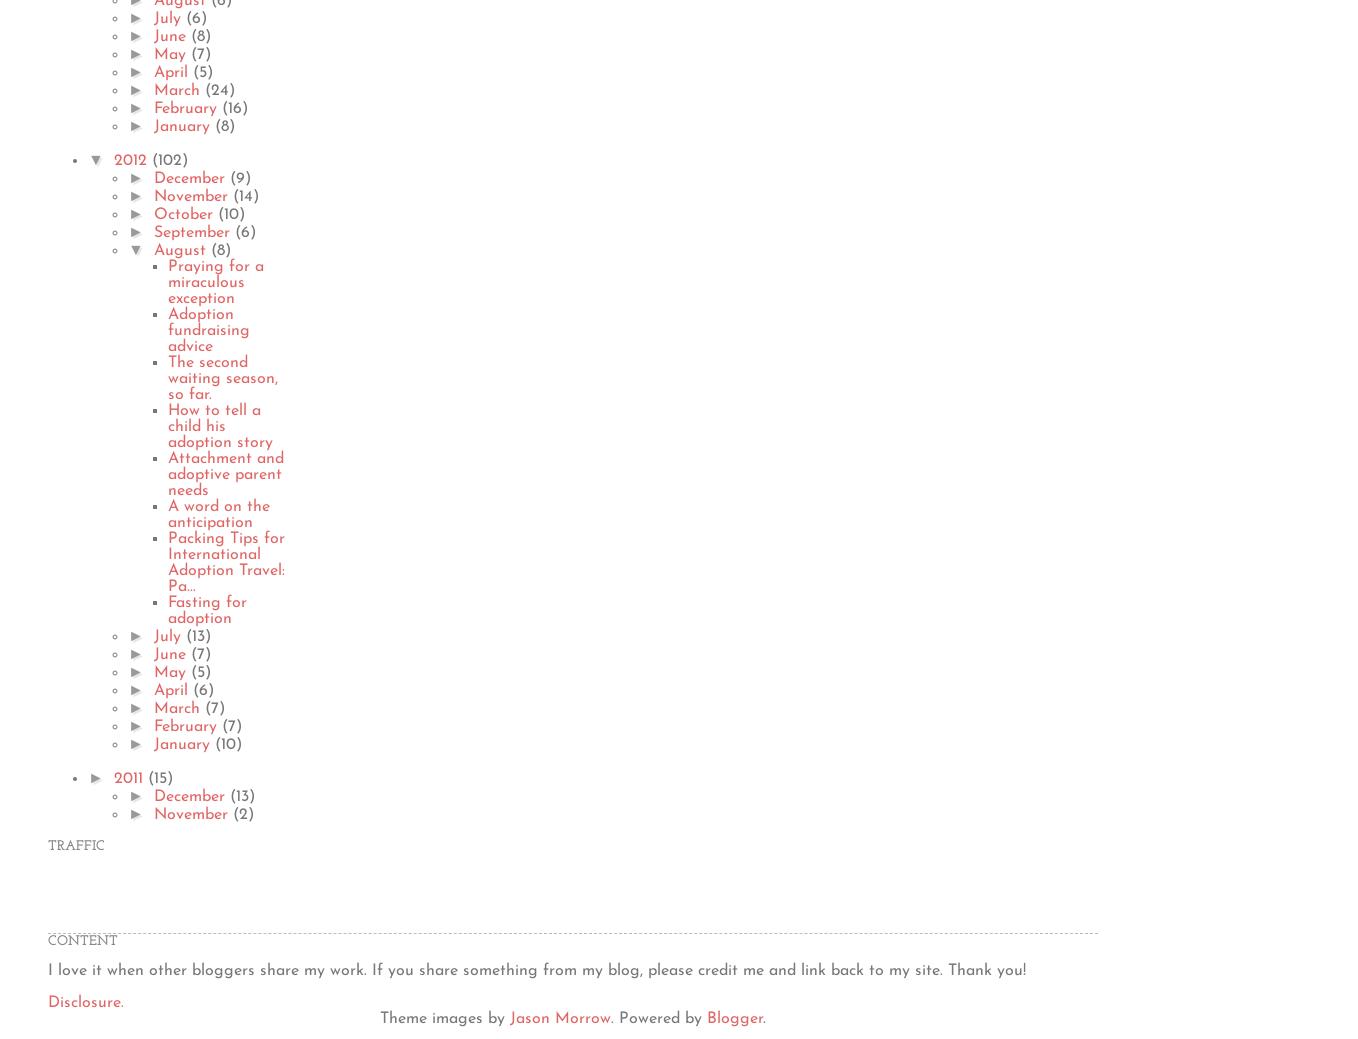 The height and width of the screenshot is (1039, 1358). I want to click on 'September', so click(193, 232).